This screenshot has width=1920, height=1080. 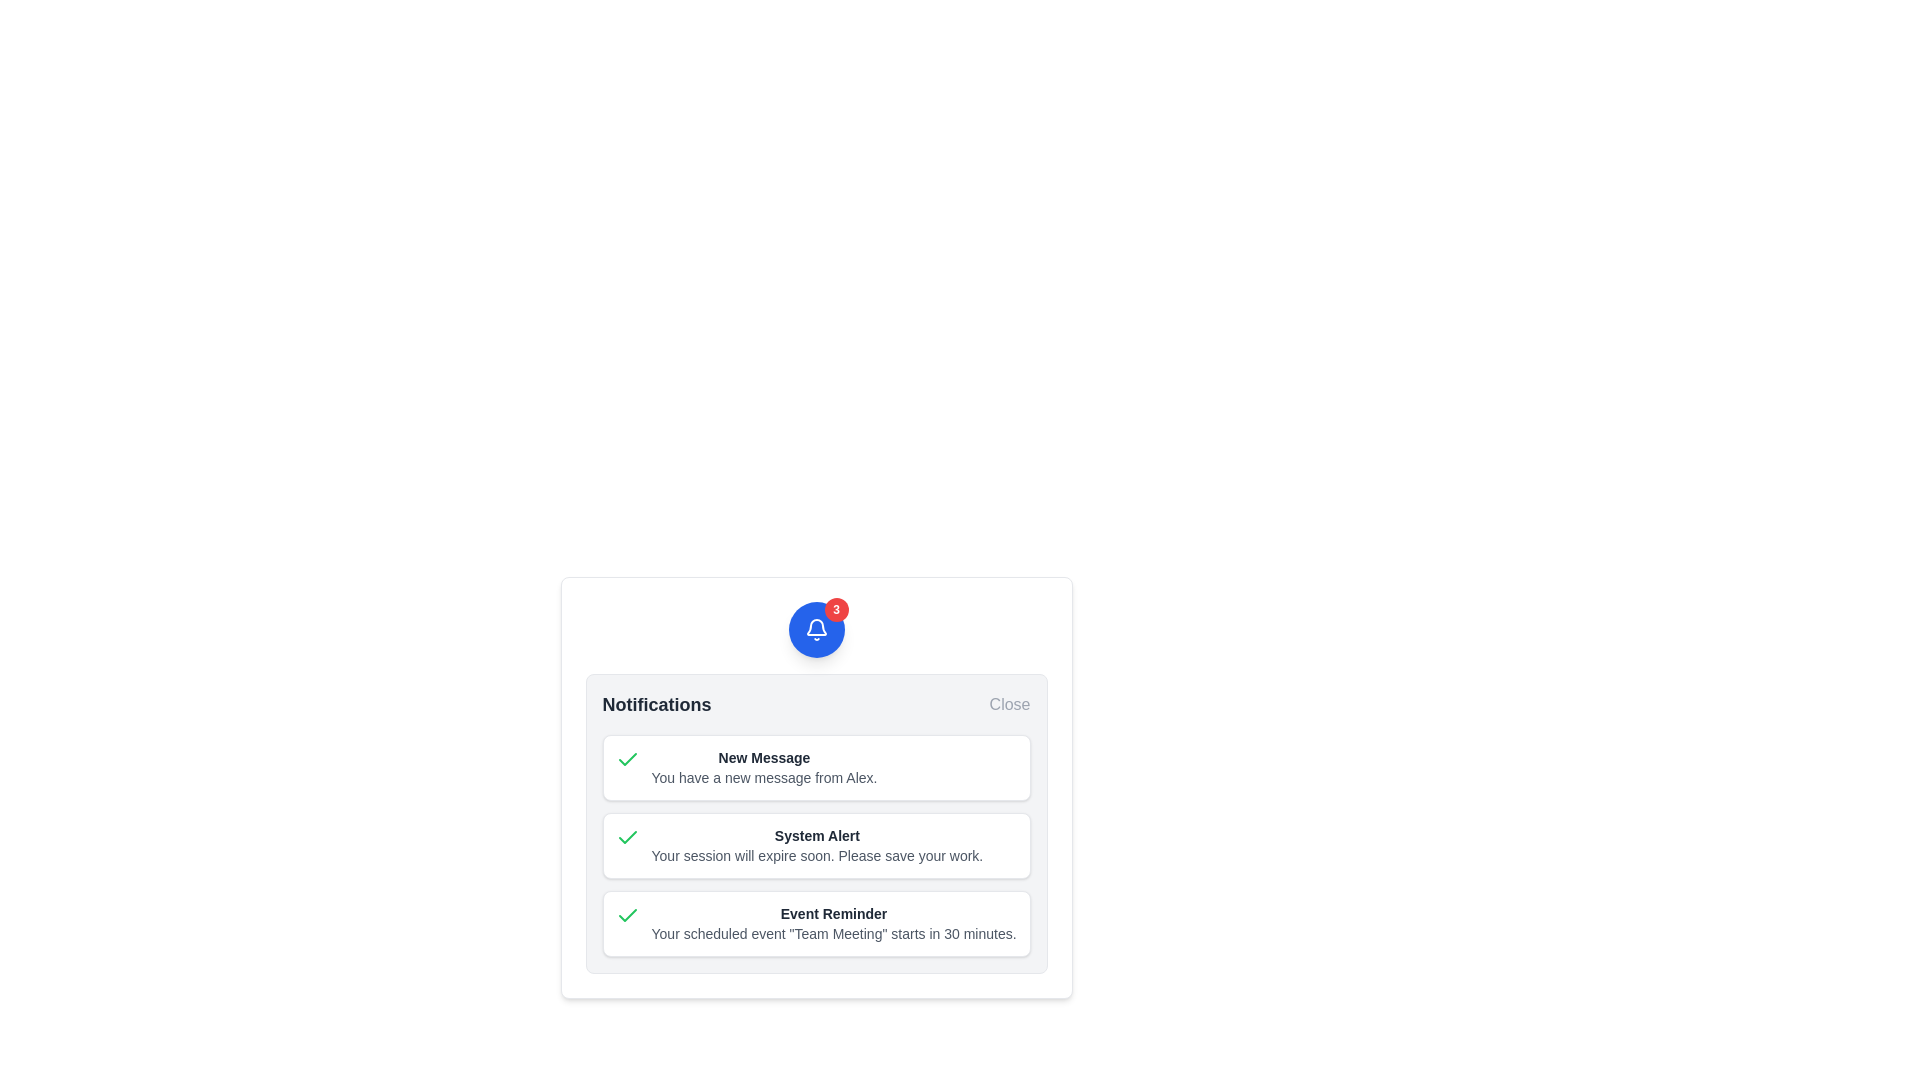 What do you see at coordinates (816, 824) in the screenshot?
I see `the text panel that informs the user about imminent session expiration, located in the center column of the notification panel, to read its text` at bounding box center [816, 824].